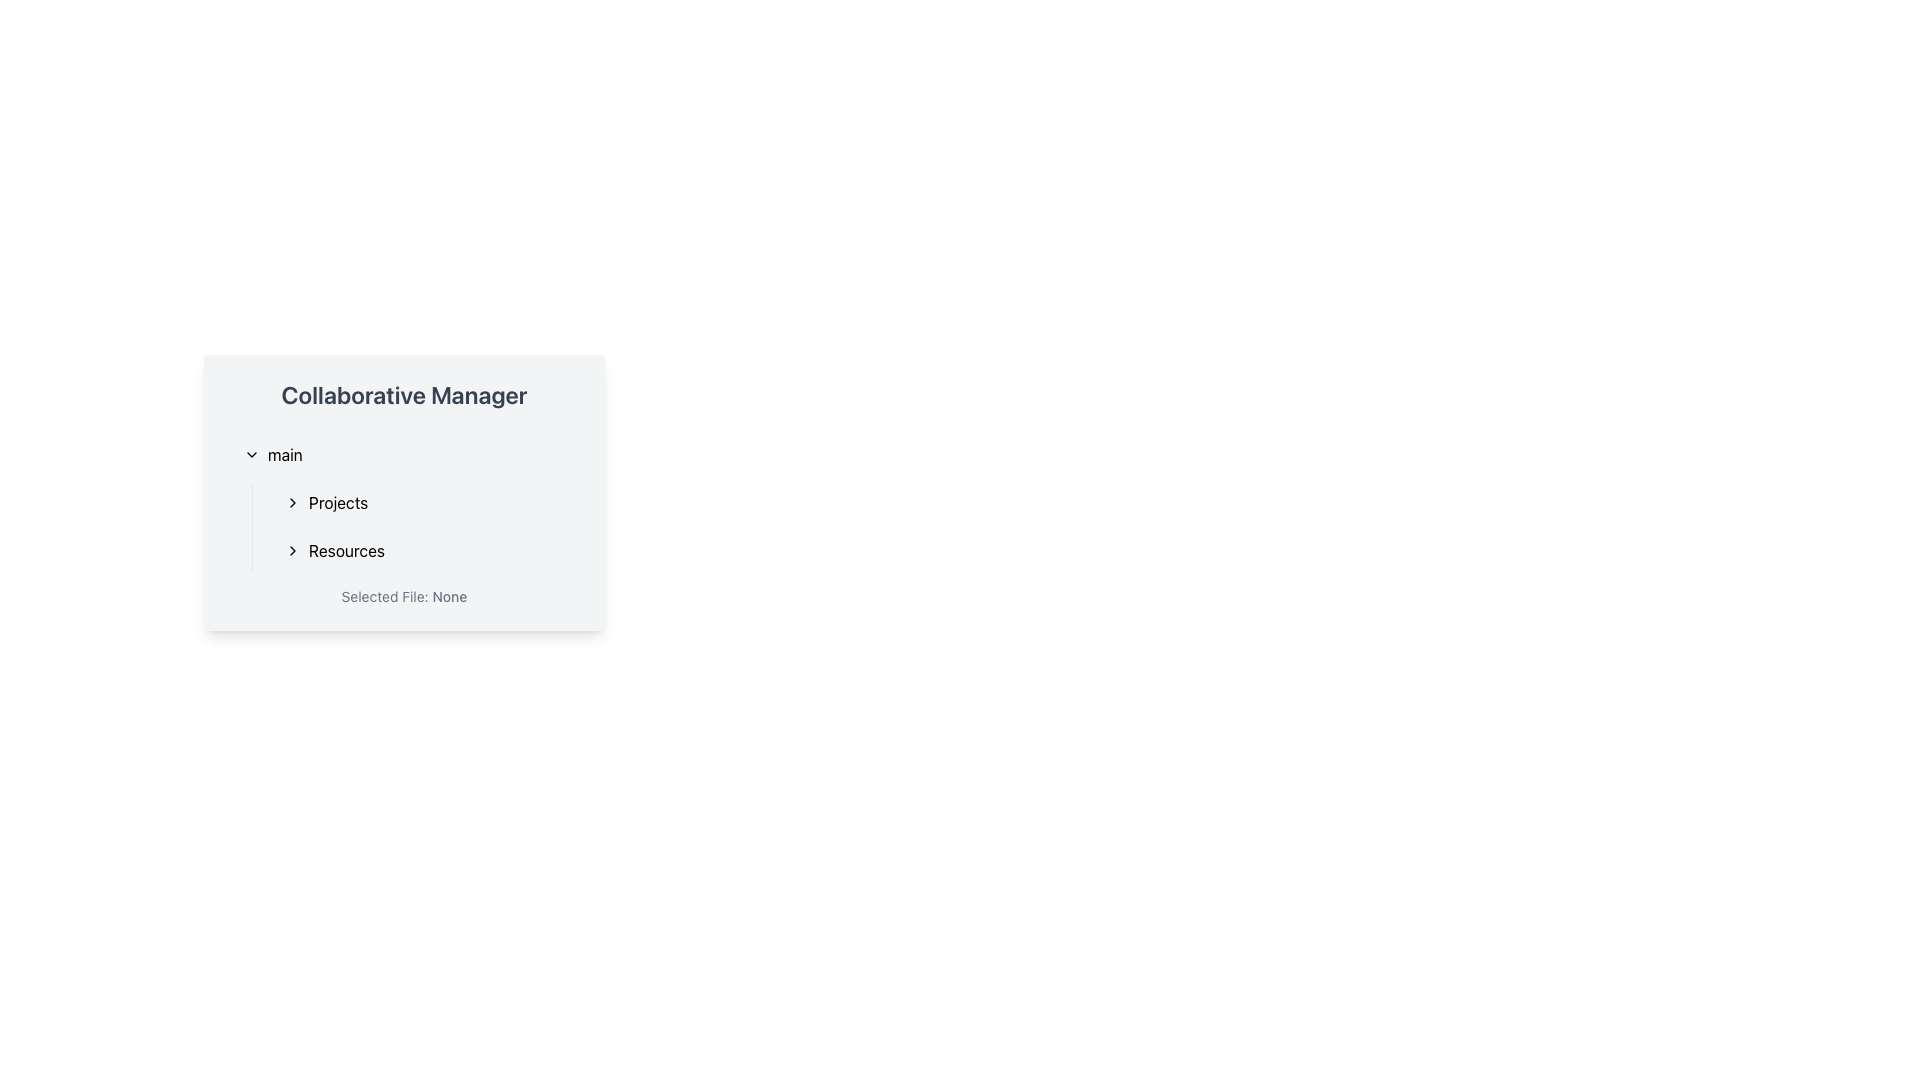 The height and width of the screenshot is (1080, 1920). What do you see at coordinates (346, 551) in the screenshot?
I see `the second item under the 'main' section in the menu, which is a Text Label serving as a navigational link or expandable item` at bounding box center [346, 551].